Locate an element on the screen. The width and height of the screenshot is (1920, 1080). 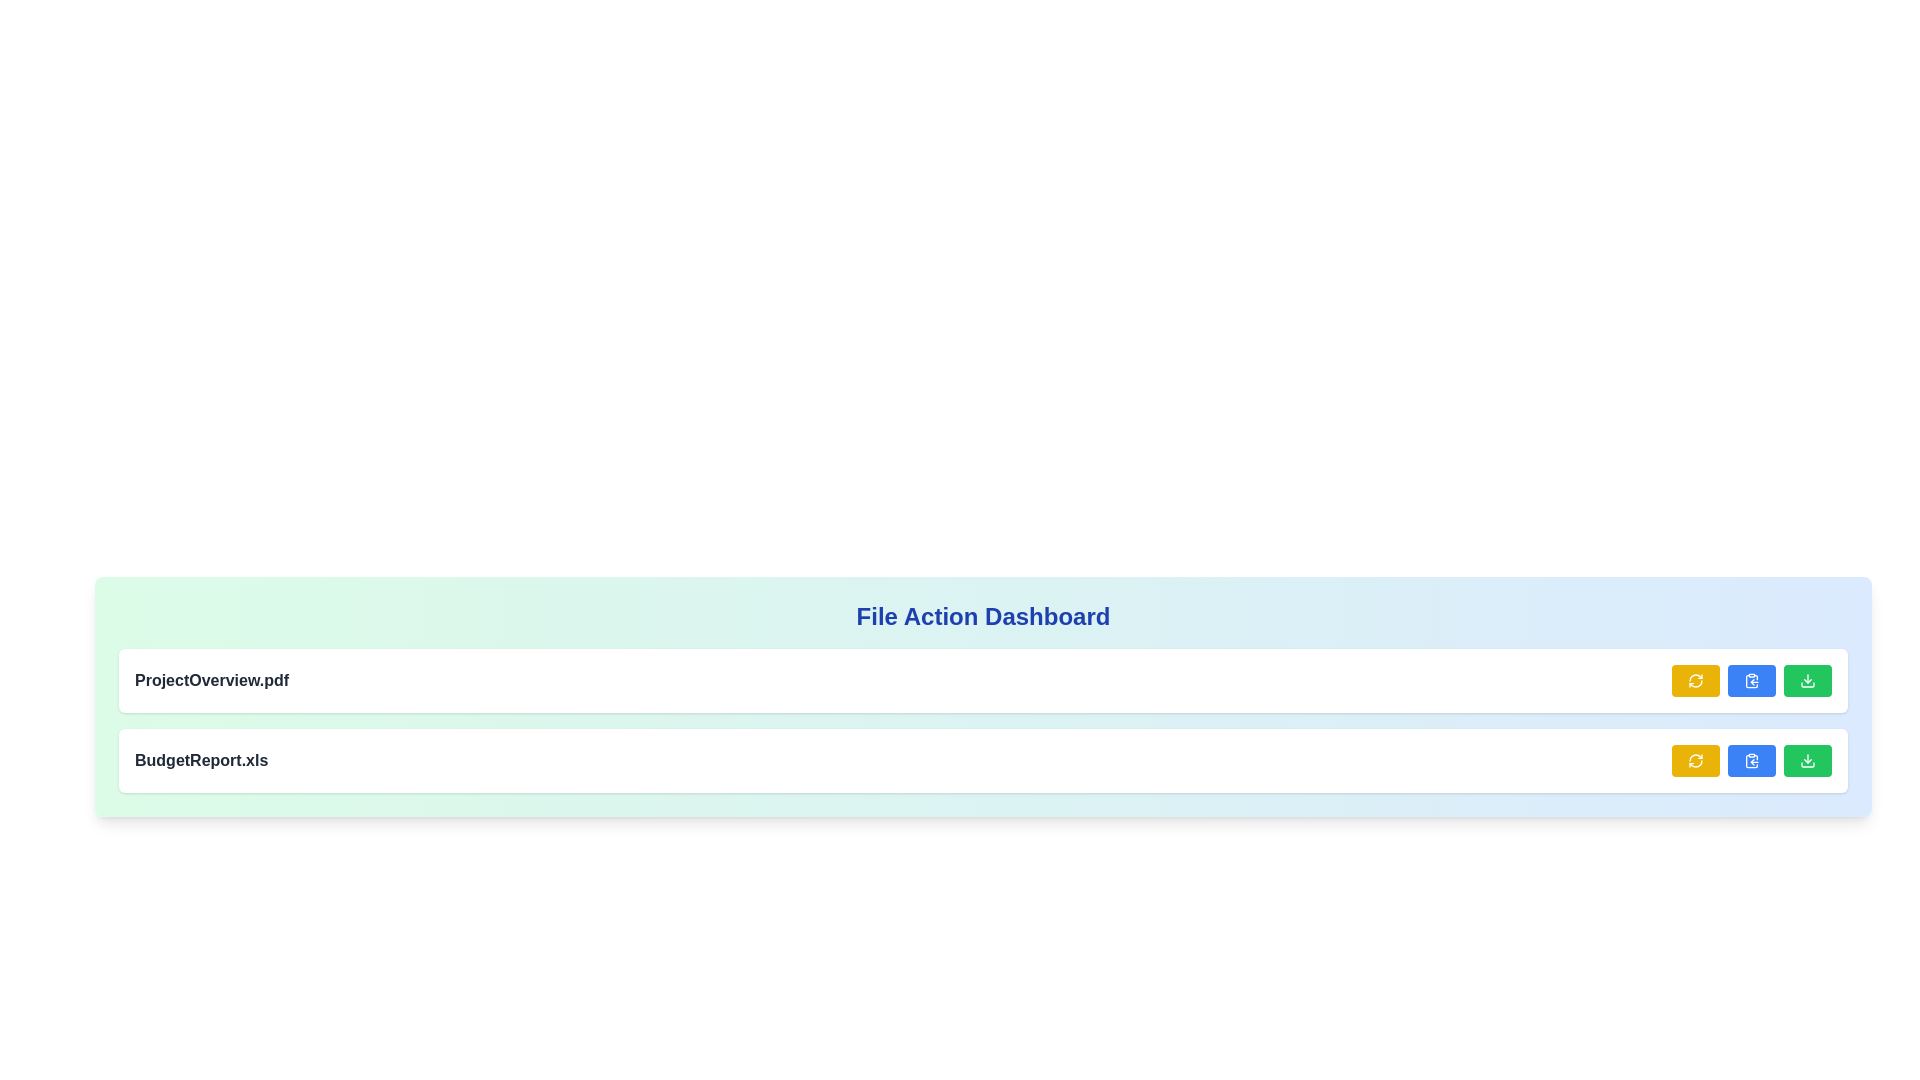
the green button with white text and a downward arrow icon on the far right of the button row to initiate a download action is located at coordinates (1808, 680).